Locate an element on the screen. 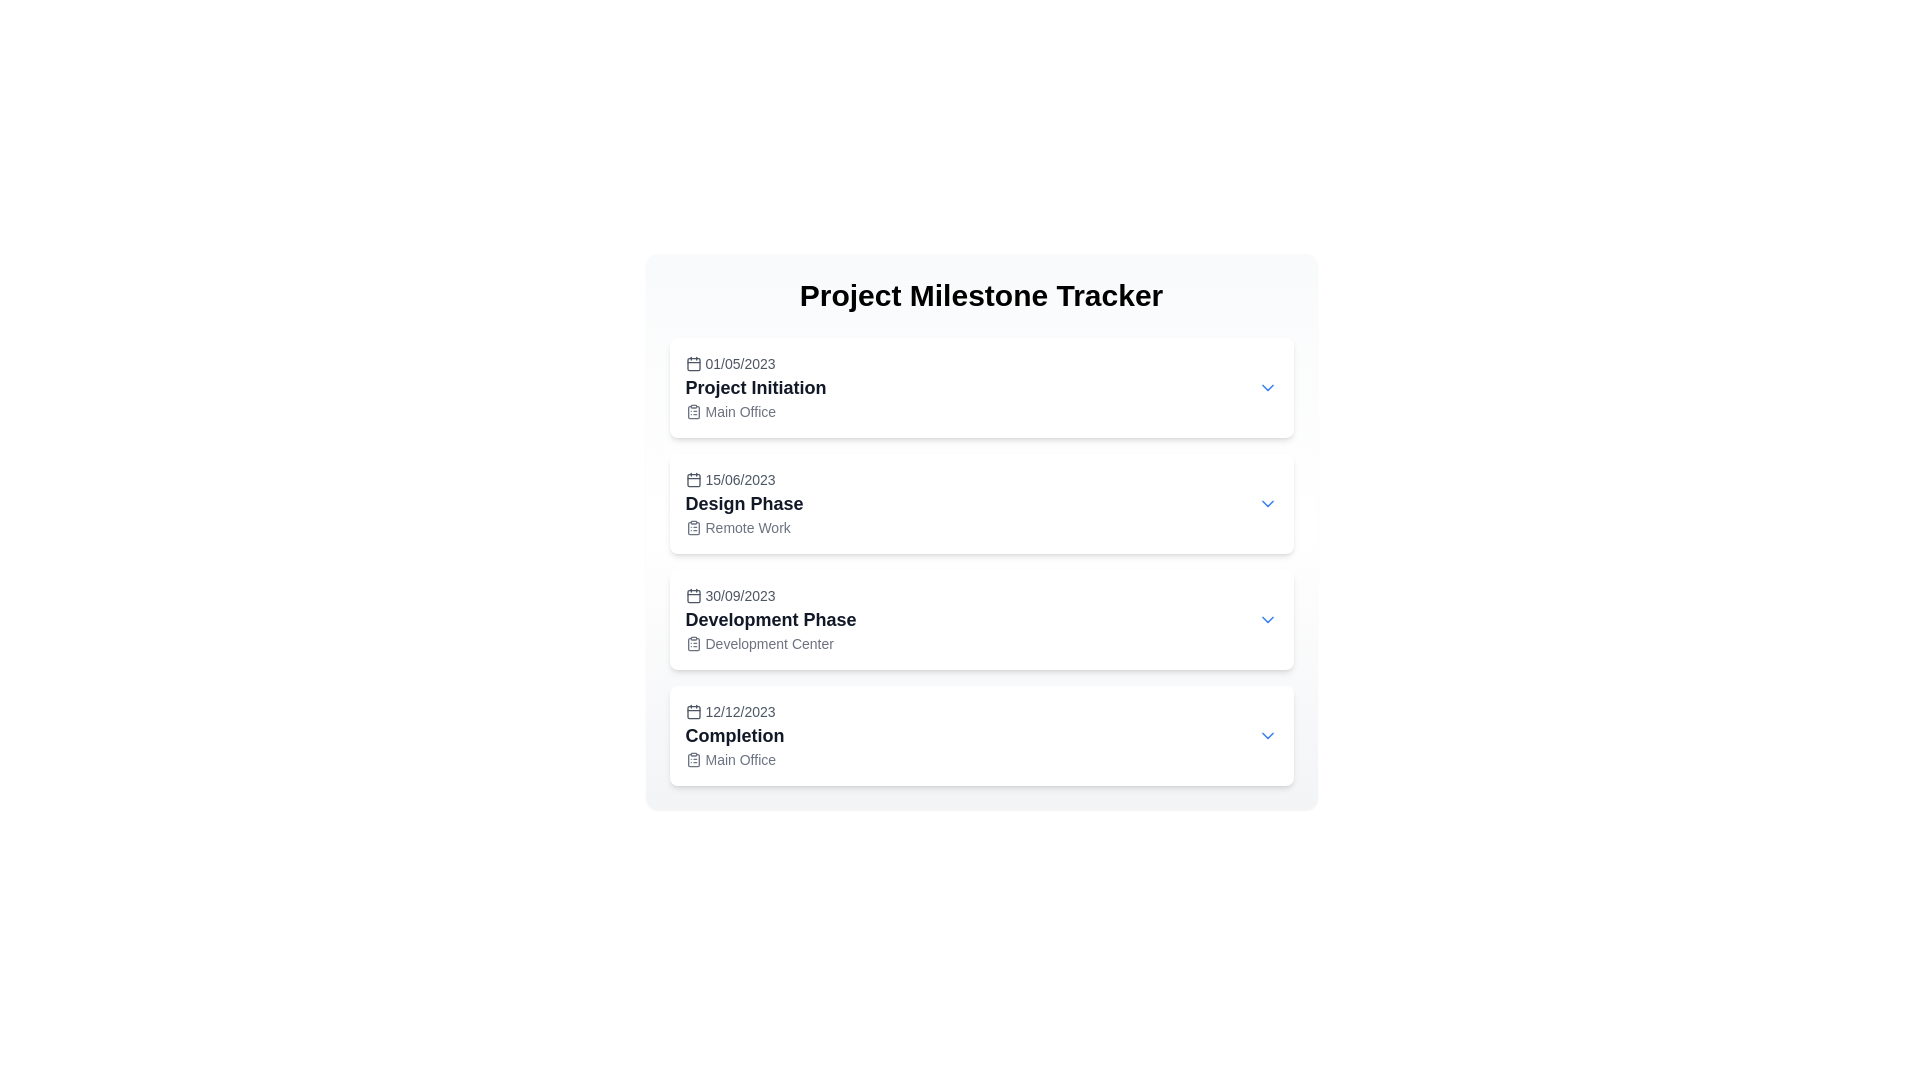 This screenshot has width=1920, height=1080. the filled square icon in the central portion of the calendar icon that symbolizes a highlighted date or event, located to the left of the '15/06/2023 Design Phase' text is located at coordinates (693, 480).